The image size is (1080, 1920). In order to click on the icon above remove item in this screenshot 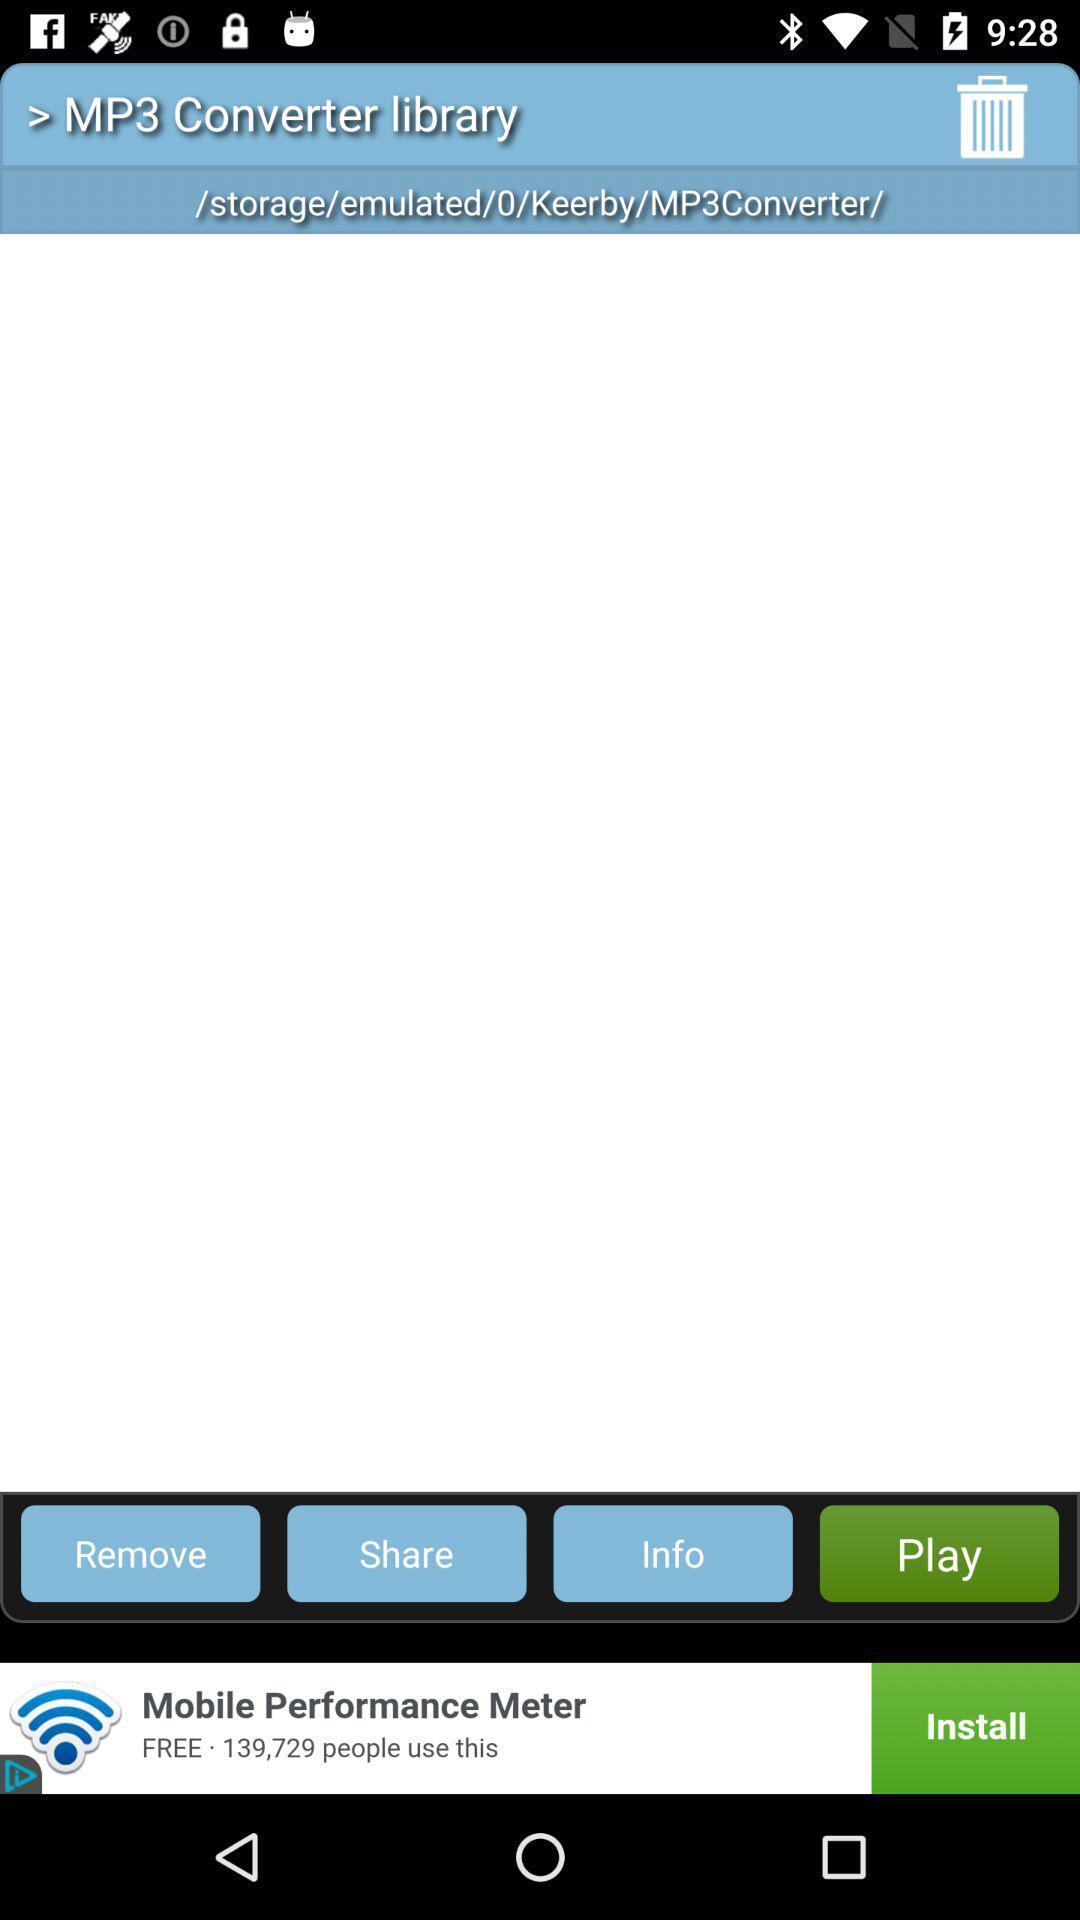, I will do `click(540, 862)`.